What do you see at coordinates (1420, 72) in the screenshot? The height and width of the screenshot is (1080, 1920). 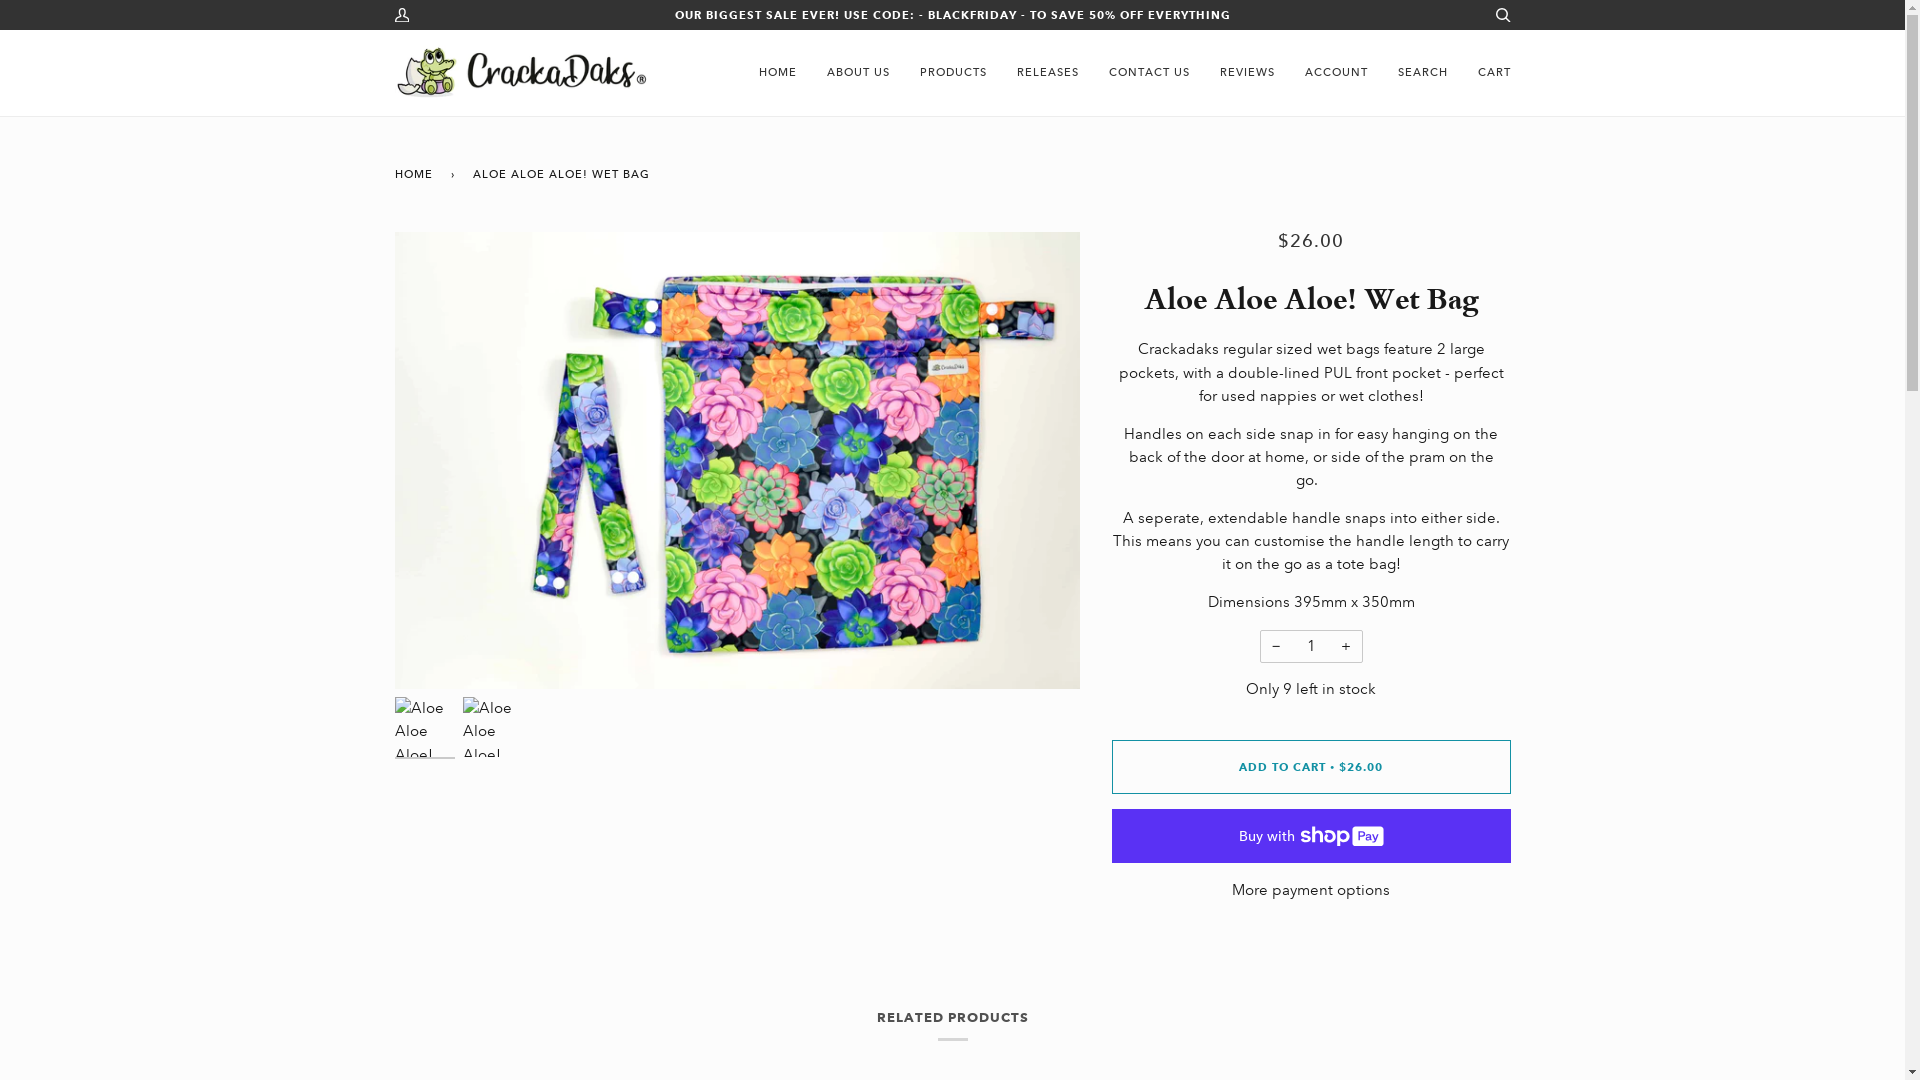 I see `'SEARCH'` at bounding box center [1420, 72].